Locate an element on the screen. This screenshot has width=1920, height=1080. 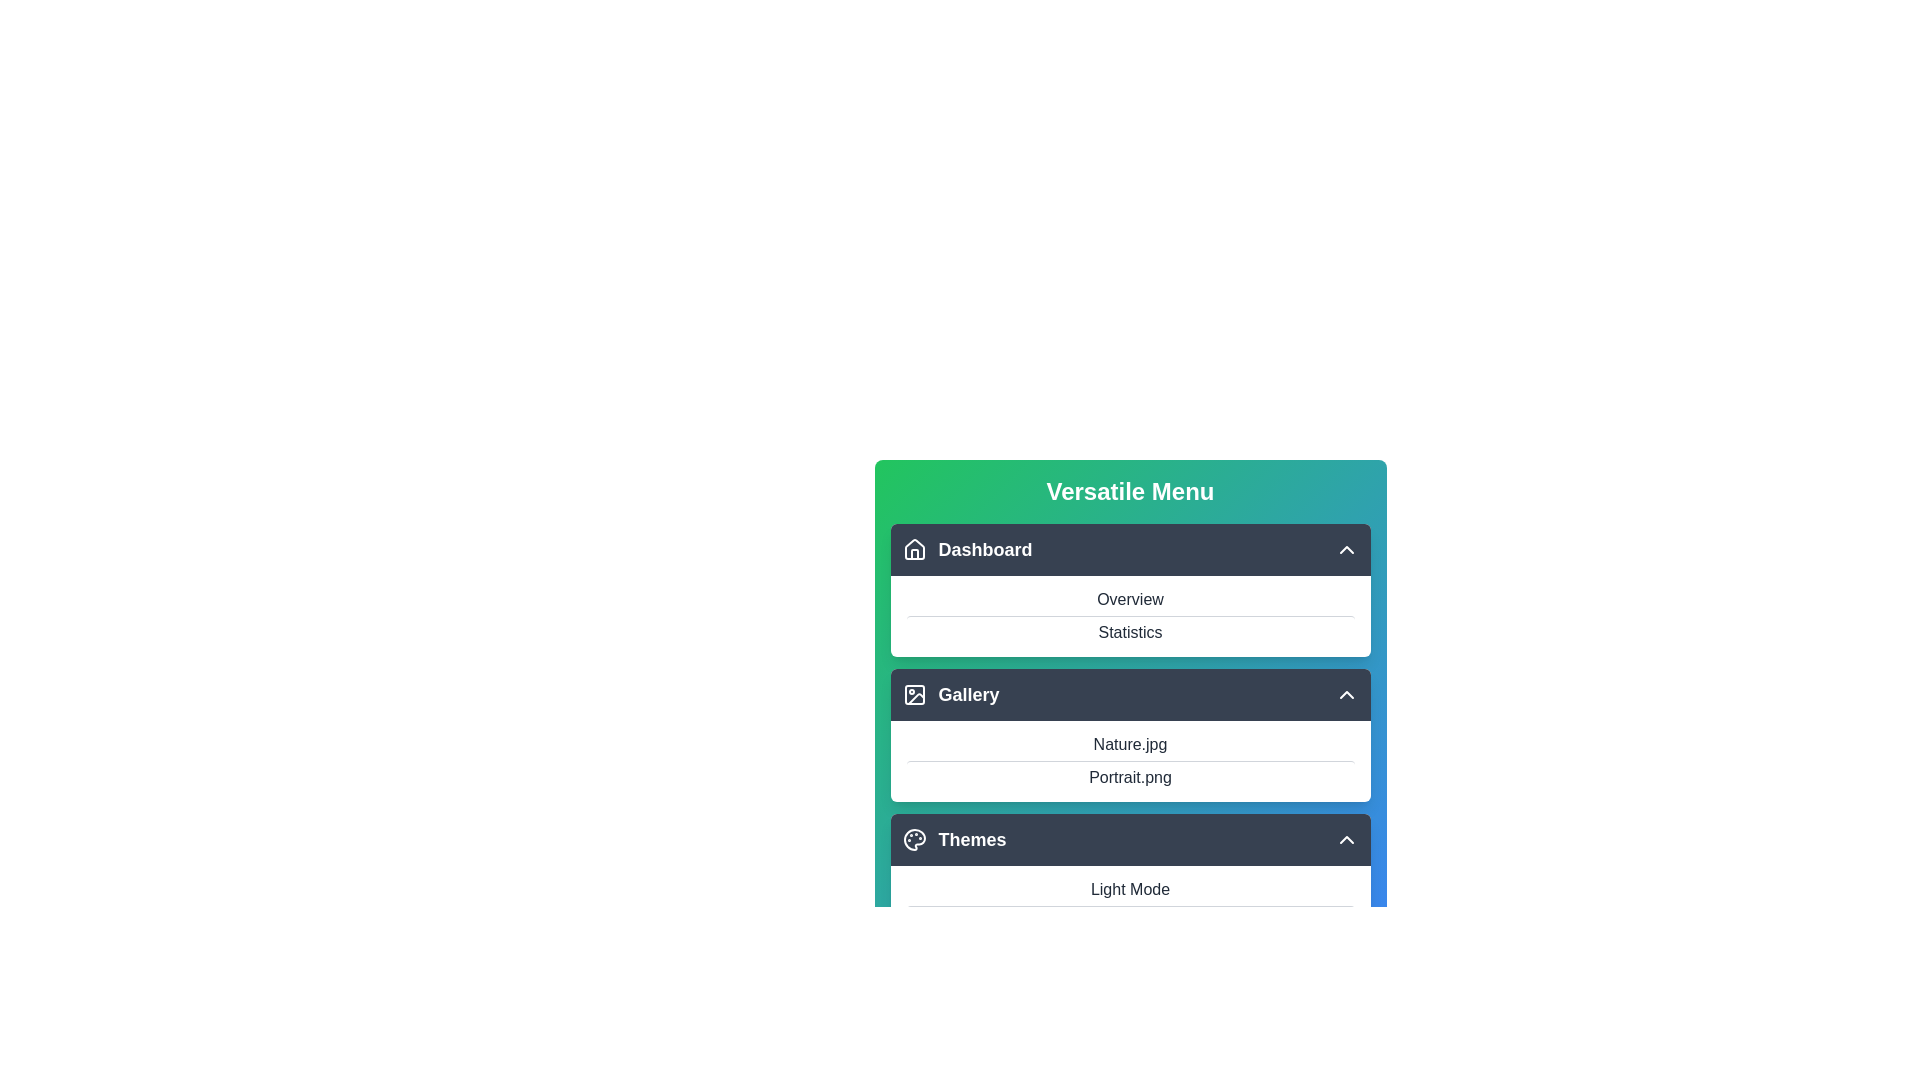
the item Overview from the section Dashboard is located at coordinates (1130, 550).